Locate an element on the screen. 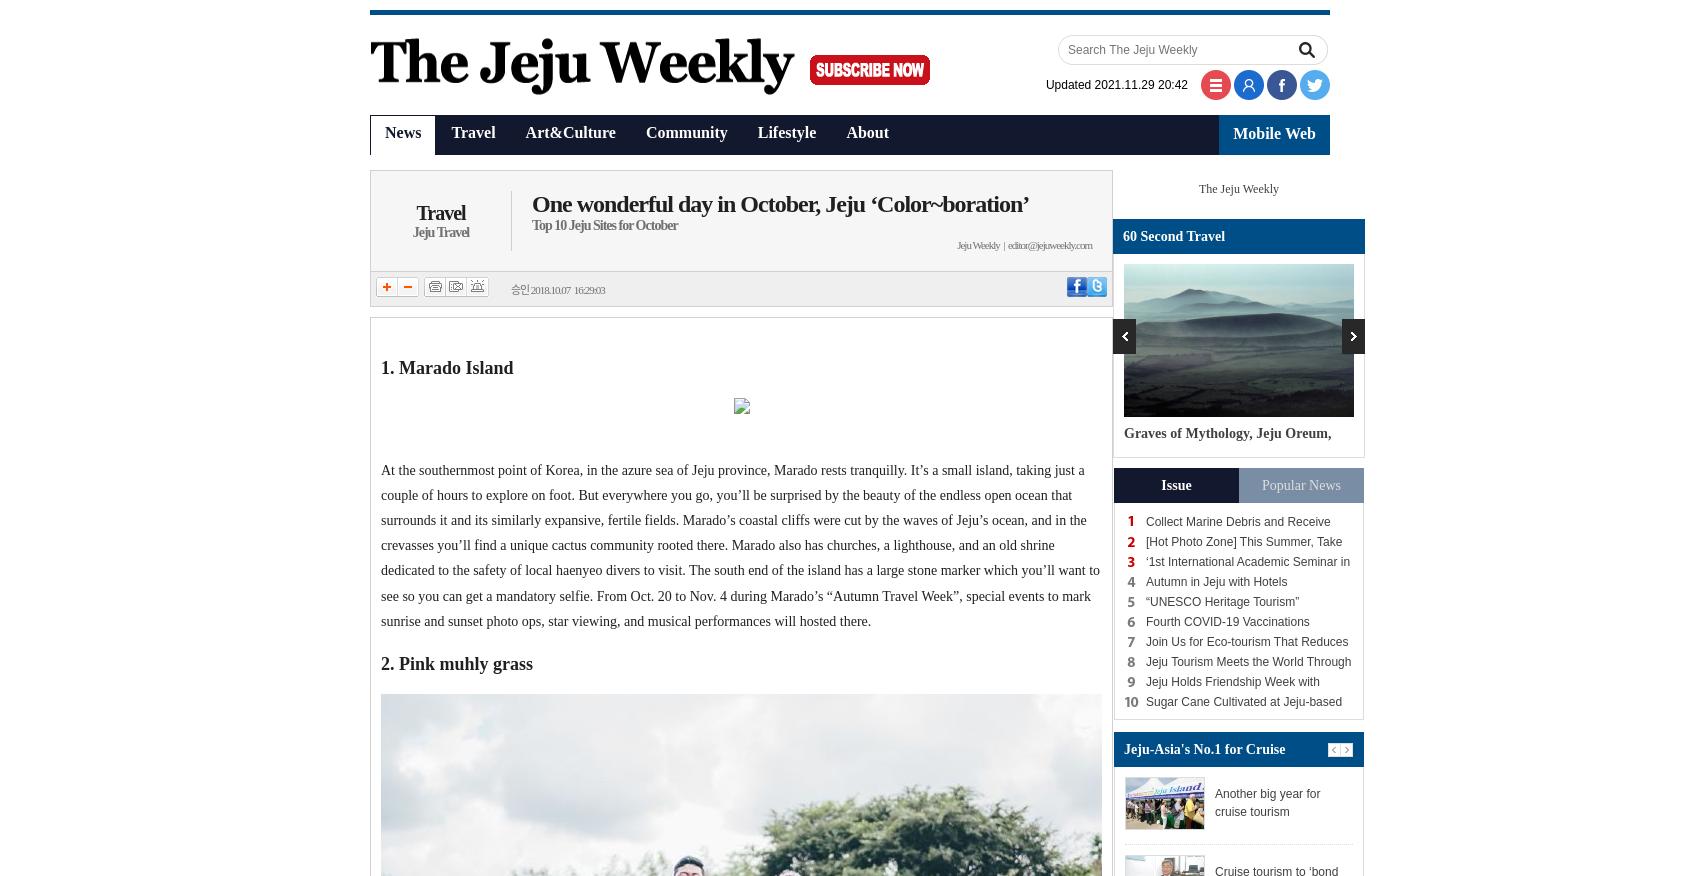  'Lifestyle' is located at coordinates (785, 131).